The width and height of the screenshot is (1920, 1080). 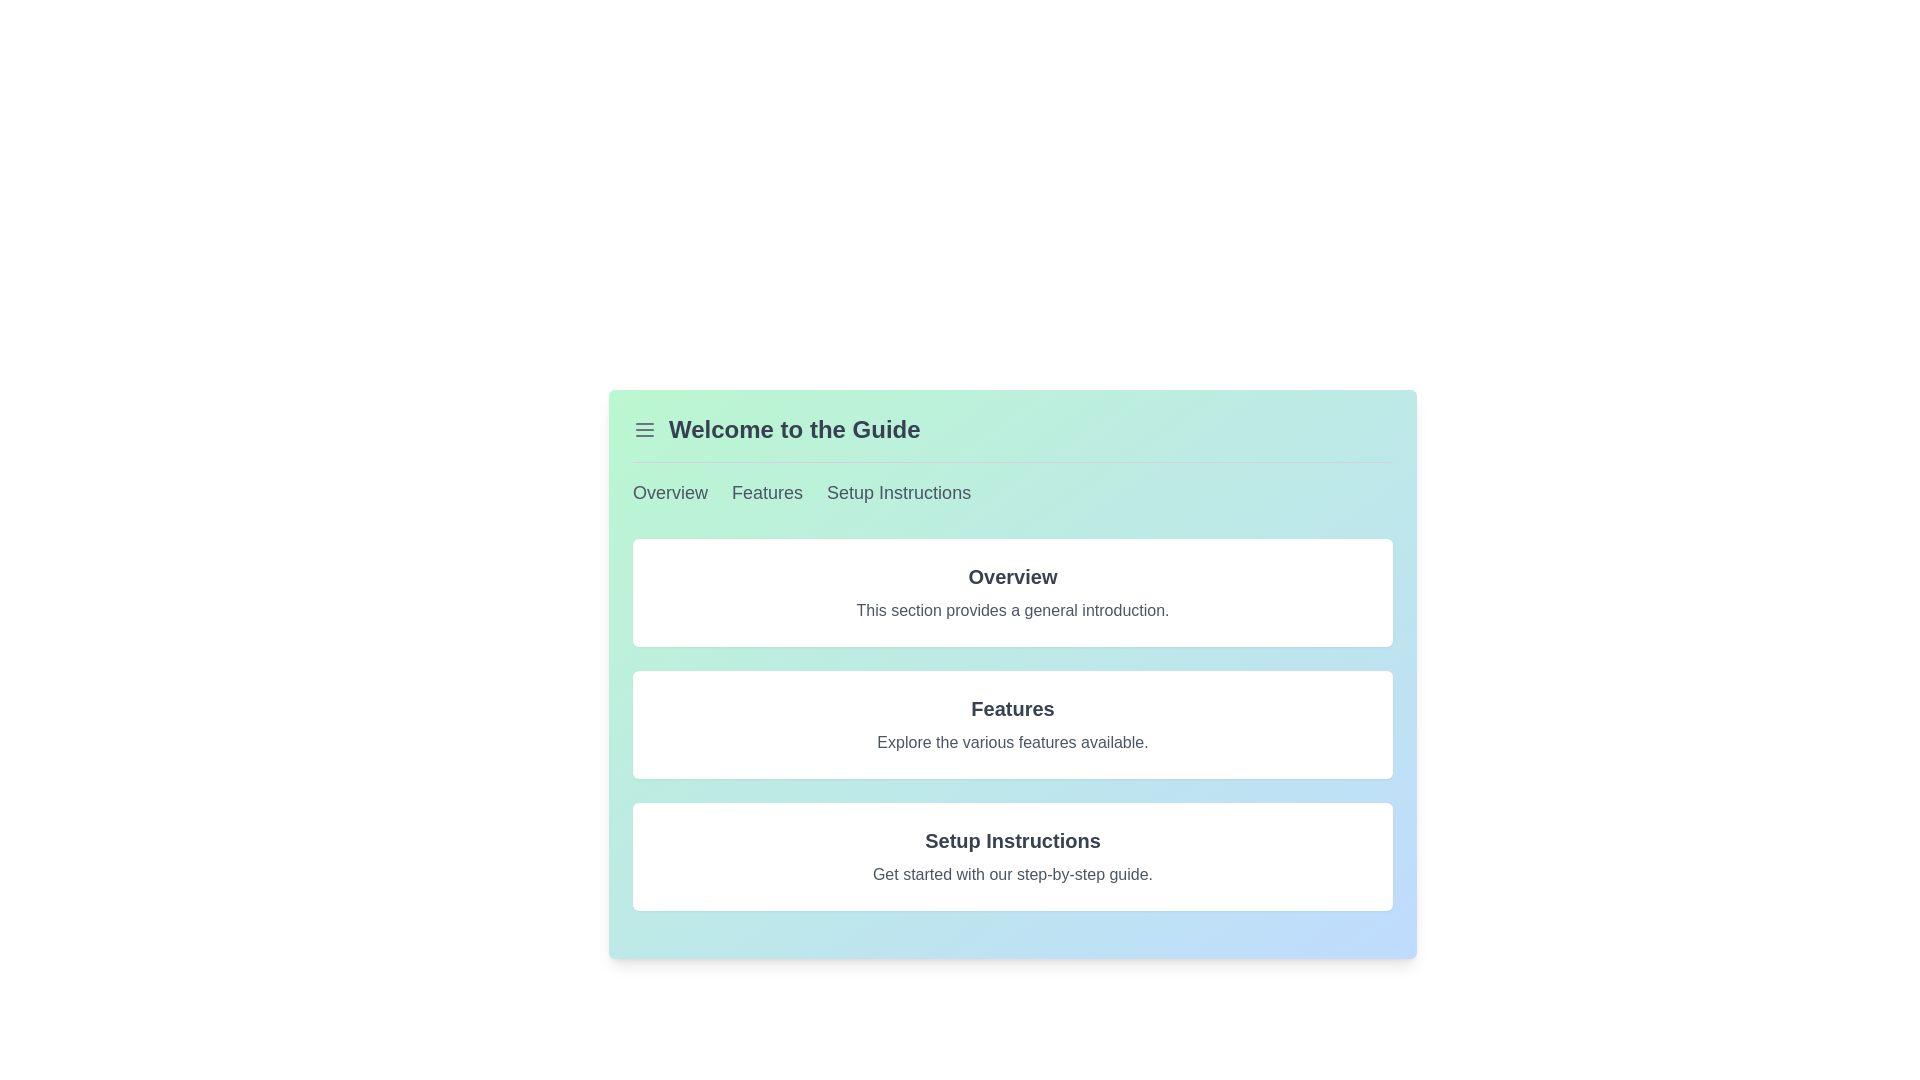 What do you see at coordinates (670, 493) in the screenshot?
I see `the navigational hyperlink located in the top-left menu bar to redirect to the 'Overview' section` at bounding box center [670, 493].